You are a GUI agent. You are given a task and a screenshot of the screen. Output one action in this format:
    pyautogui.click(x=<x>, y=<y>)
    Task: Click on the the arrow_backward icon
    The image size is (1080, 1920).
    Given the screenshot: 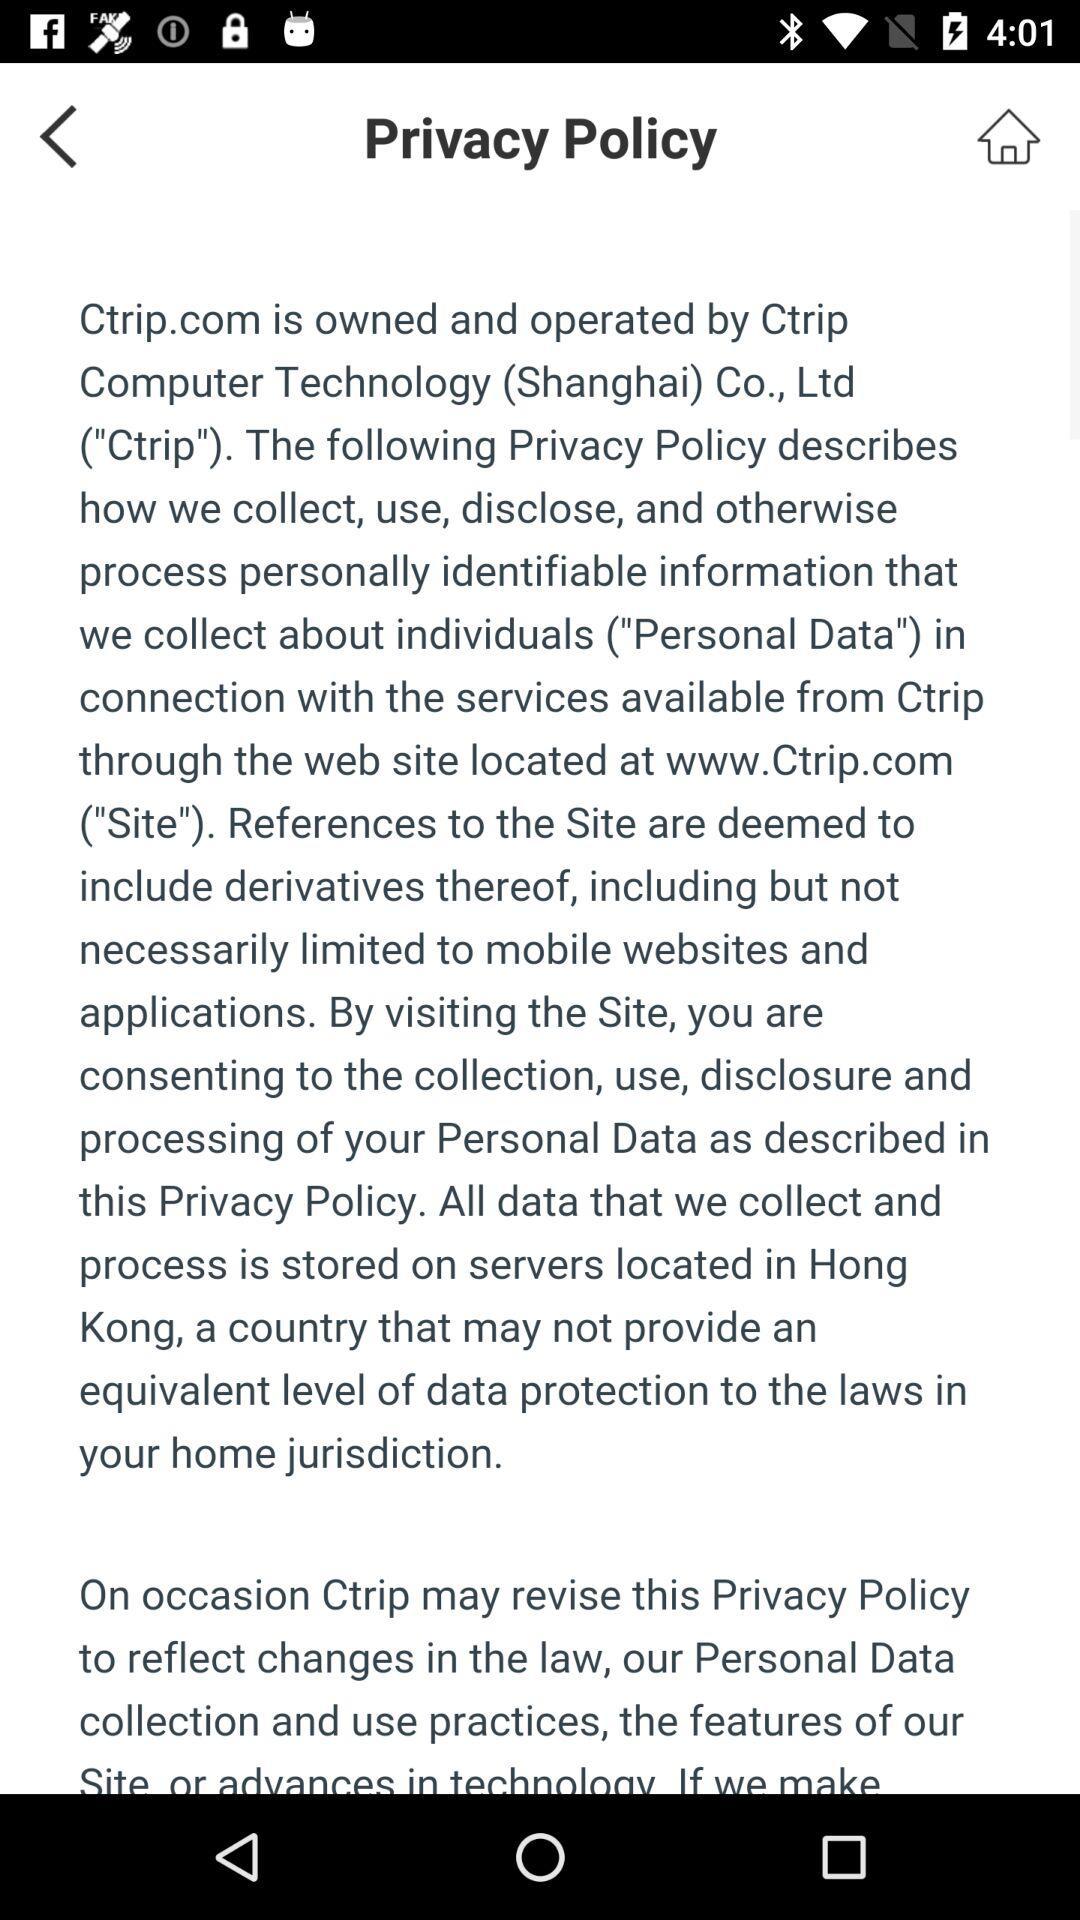 What is the action you would take?
    pyautogui.click(x=50, y=135)
    